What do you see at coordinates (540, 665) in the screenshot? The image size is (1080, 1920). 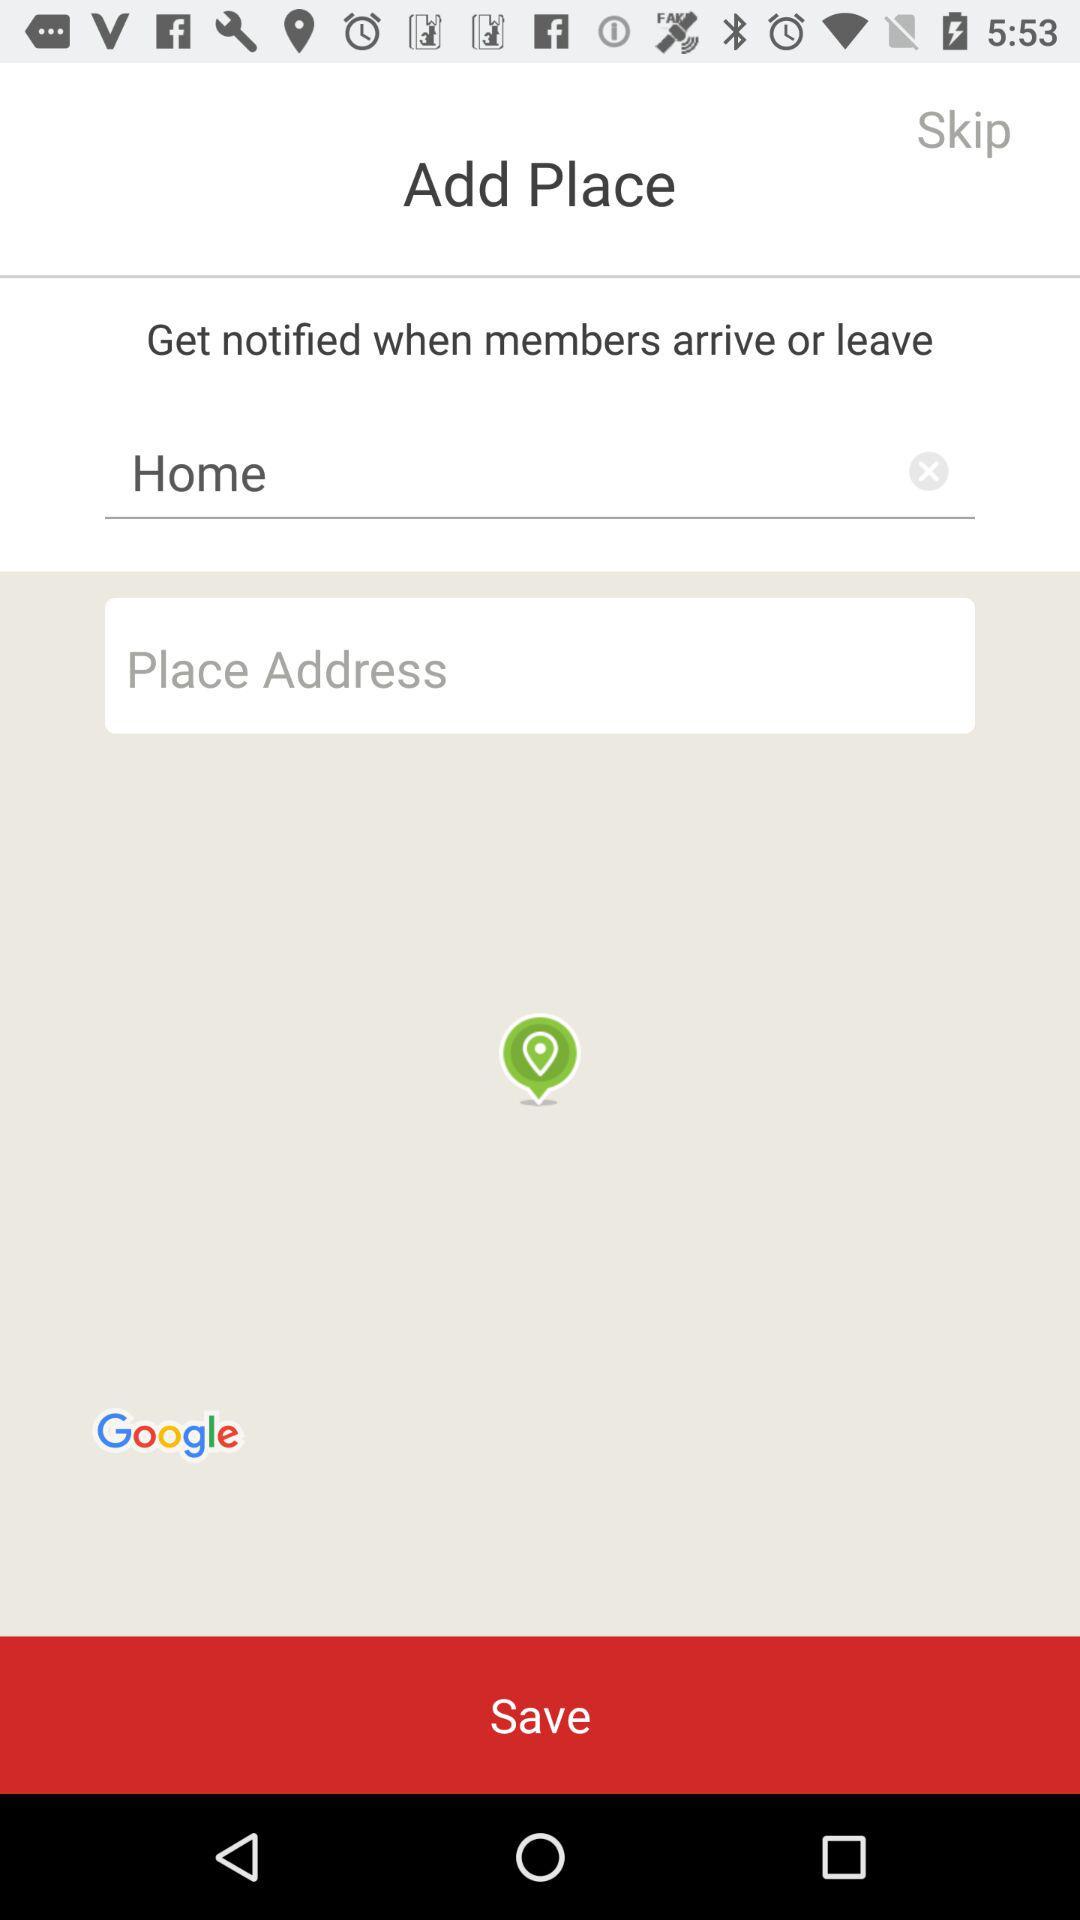 I see `the icon below home item` at bounding box center [540, 665].